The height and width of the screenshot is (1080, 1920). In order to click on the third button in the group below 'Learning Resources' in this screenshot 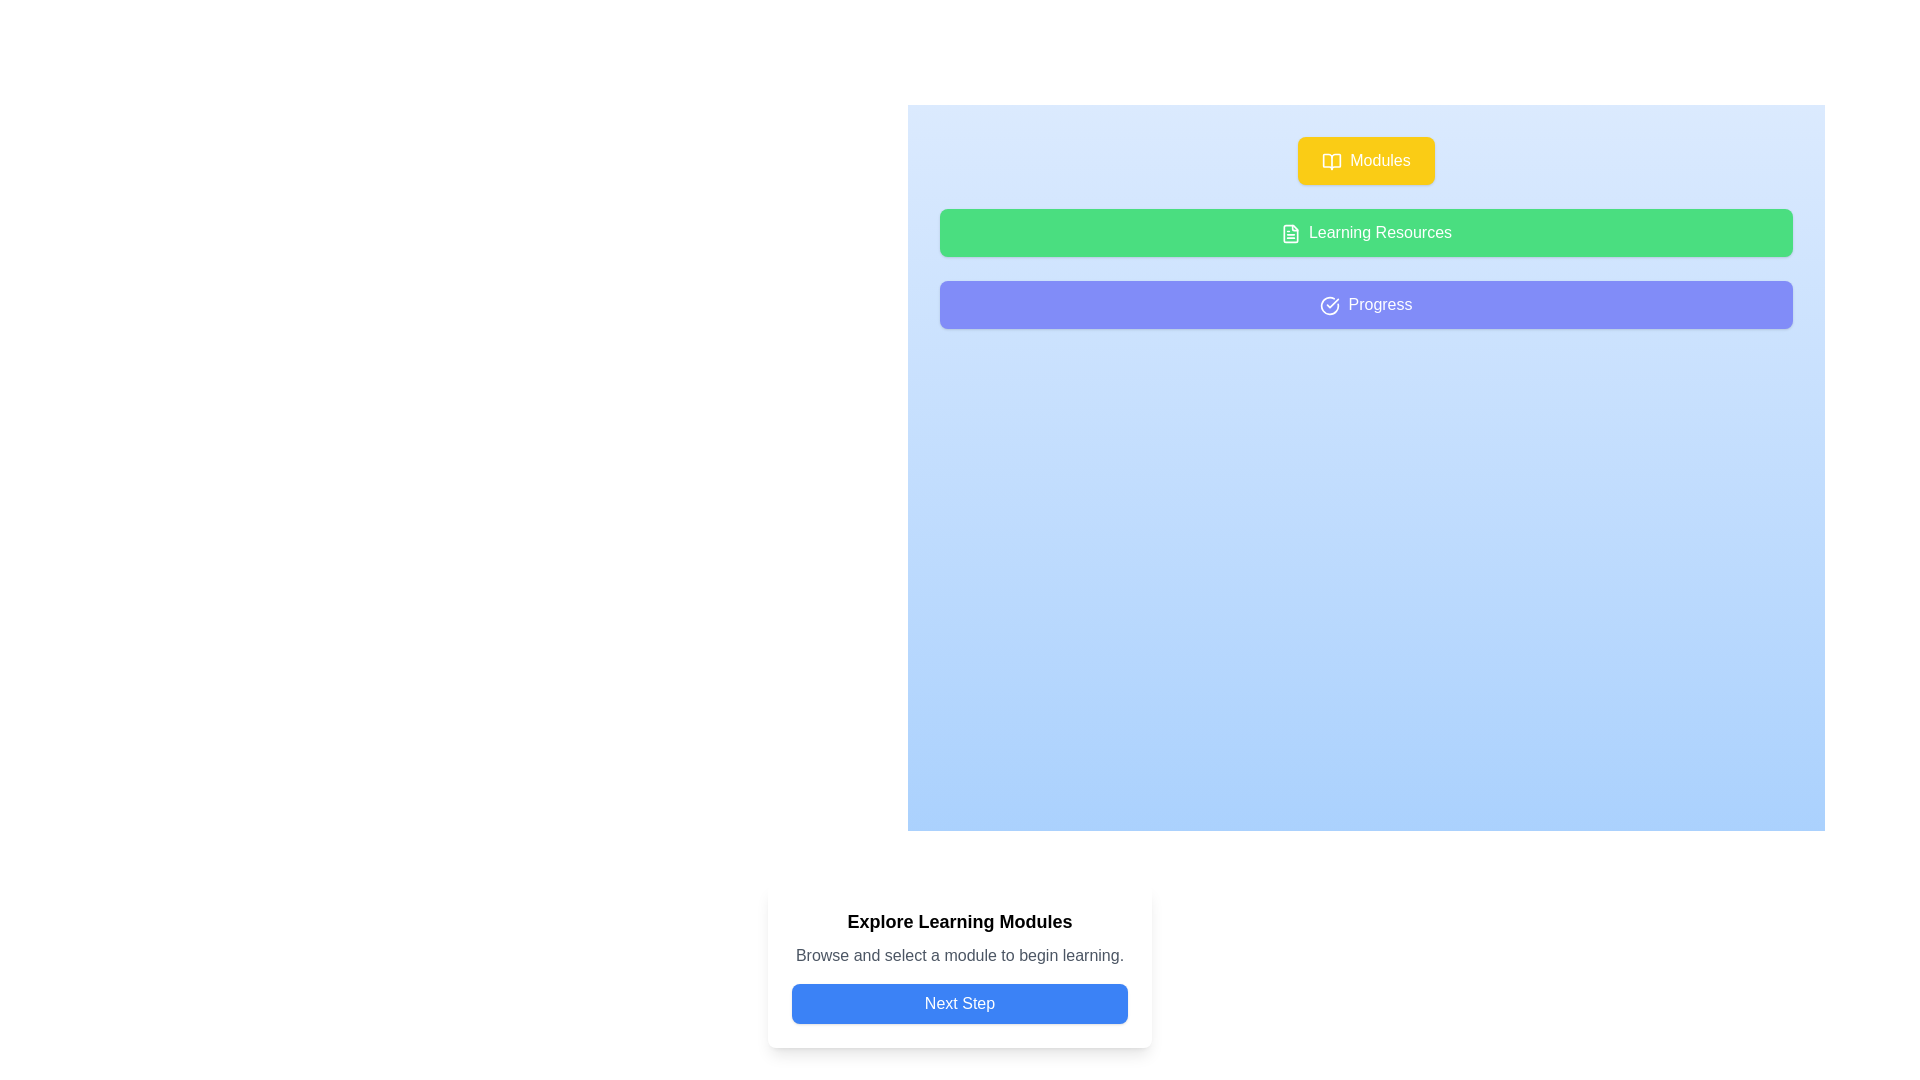, I will do `click(1365, 304)`.